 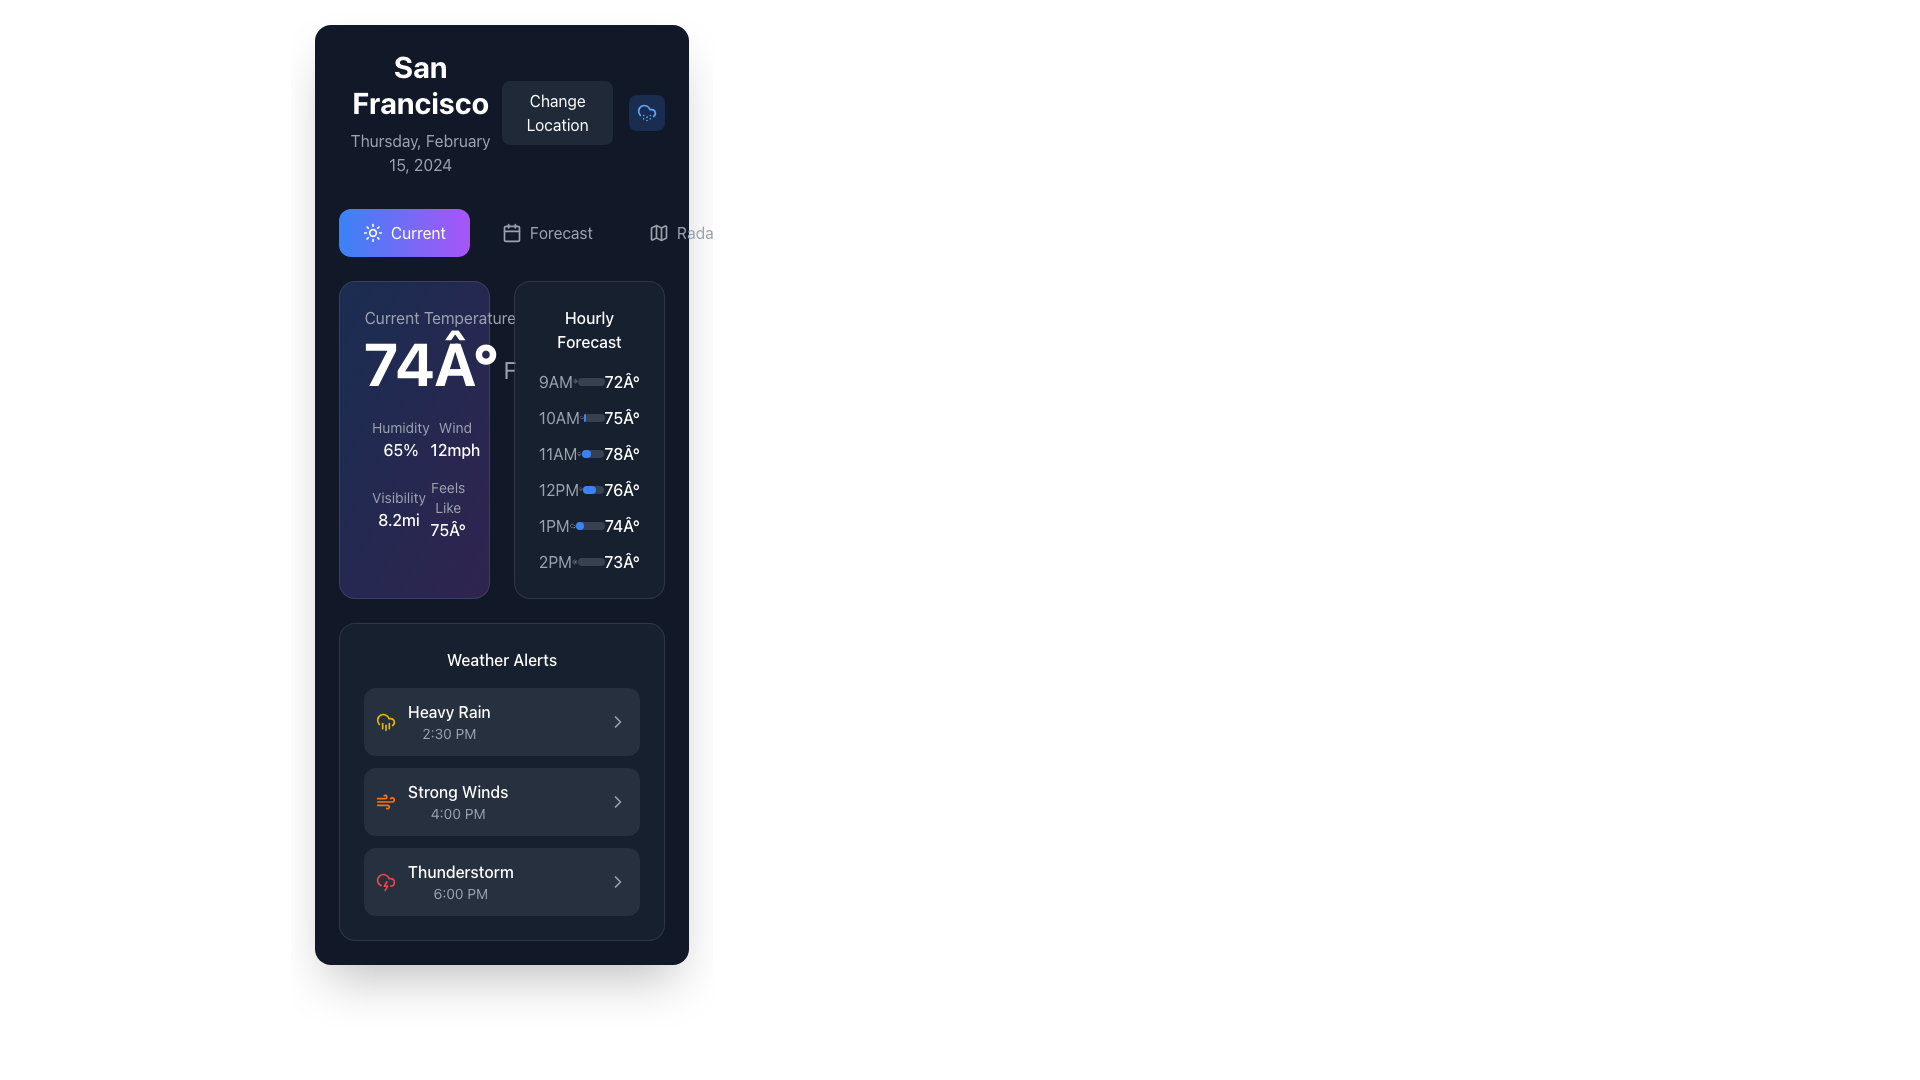 I want to click on the weather toggle button located to the right of the 'Change Location' button to activate hover effects, so click(x=647, y=112).